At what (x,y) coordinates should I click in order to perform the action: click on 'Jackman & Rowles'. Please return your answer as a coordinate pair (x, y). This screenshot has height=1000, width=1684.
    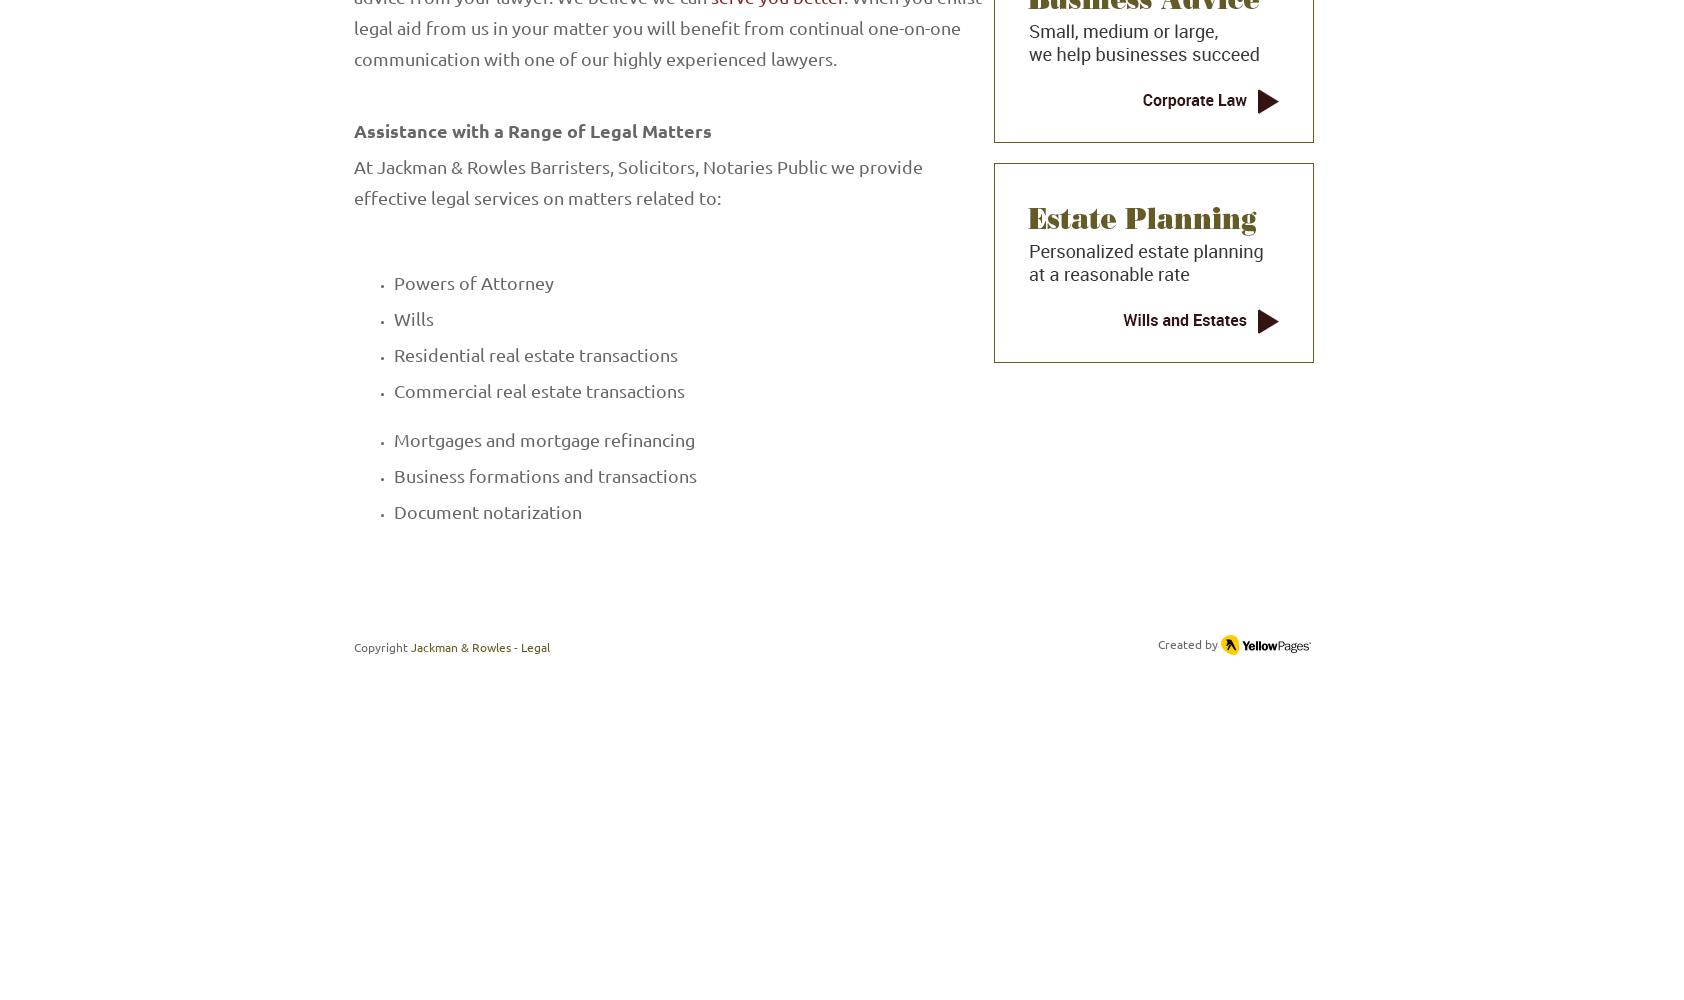
    Looking at the image, I should click on (460, 647).